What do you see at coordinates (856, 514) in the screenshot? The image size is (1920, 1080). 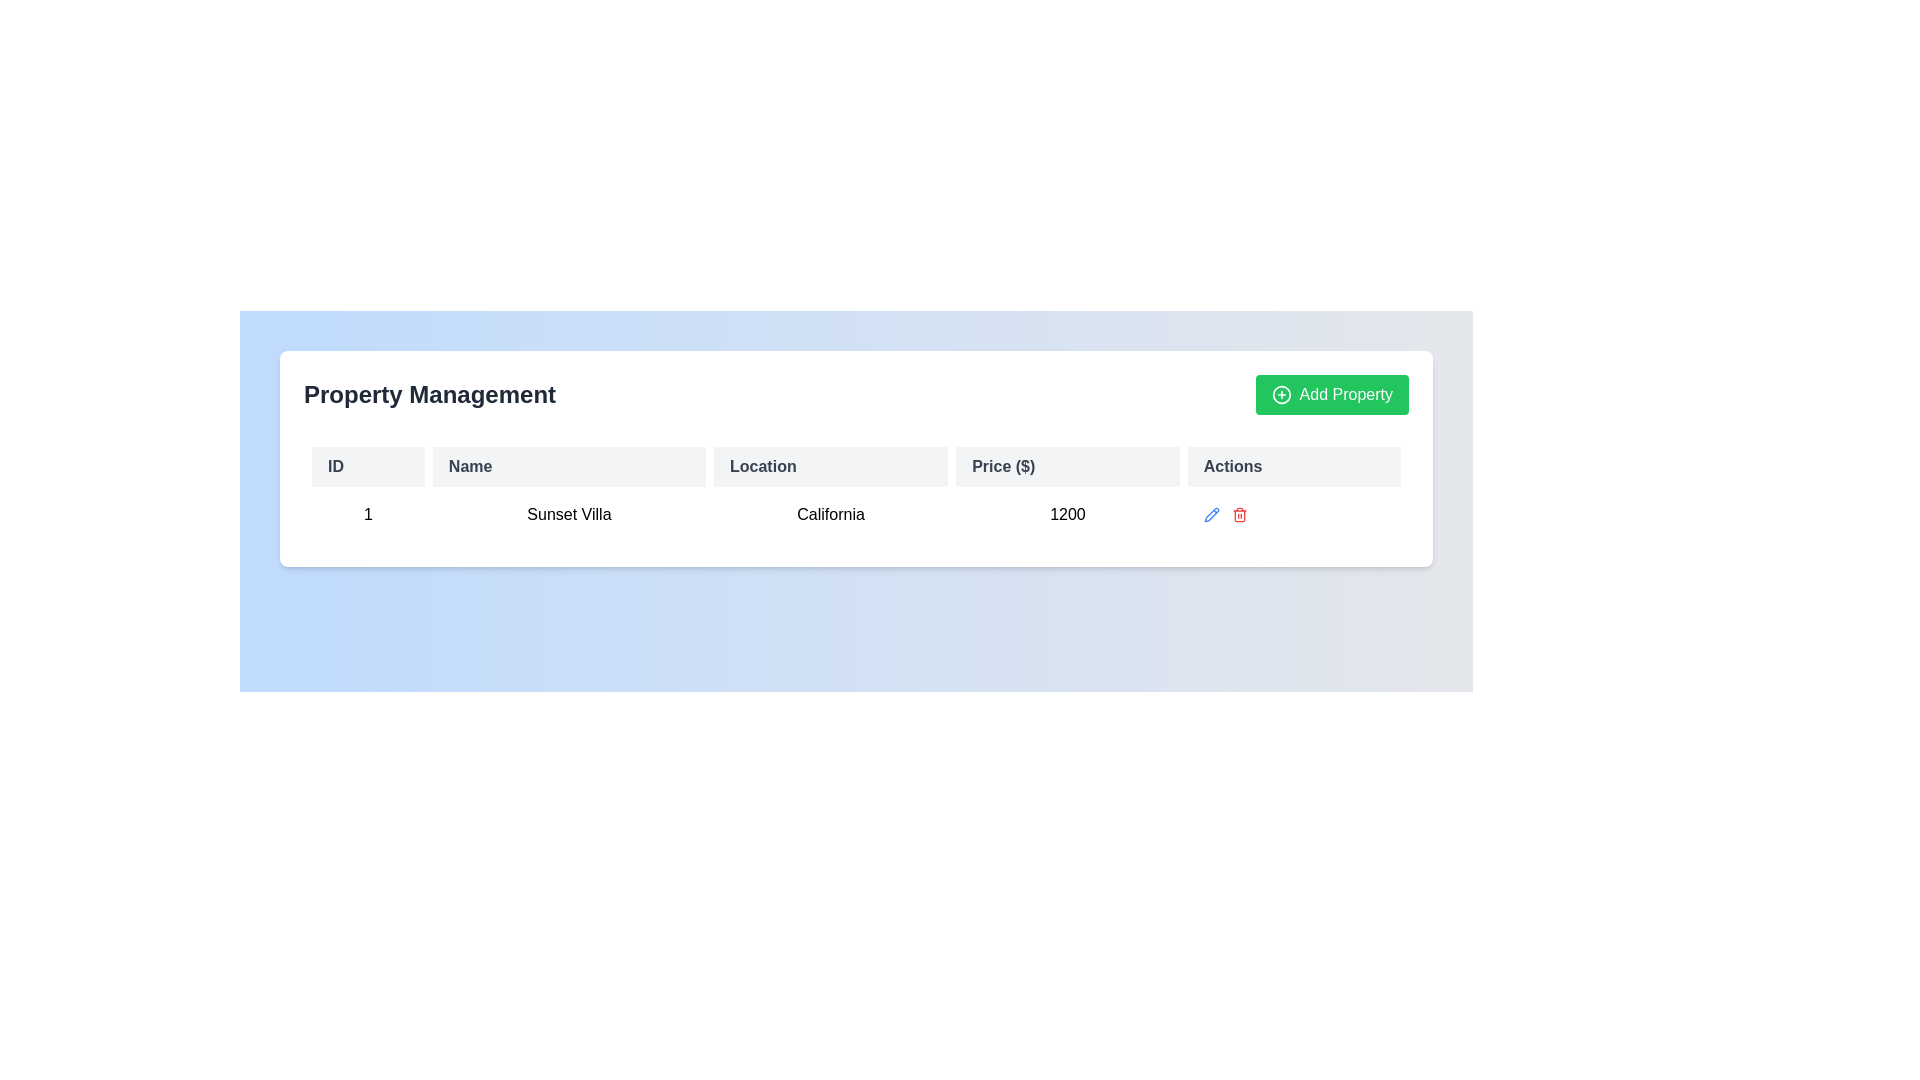 I see `the first row of the table containing the columns 'ID', 'Name', 'Location', 'Price ($)', and 'Actions'` at bounding box center [856, 514].